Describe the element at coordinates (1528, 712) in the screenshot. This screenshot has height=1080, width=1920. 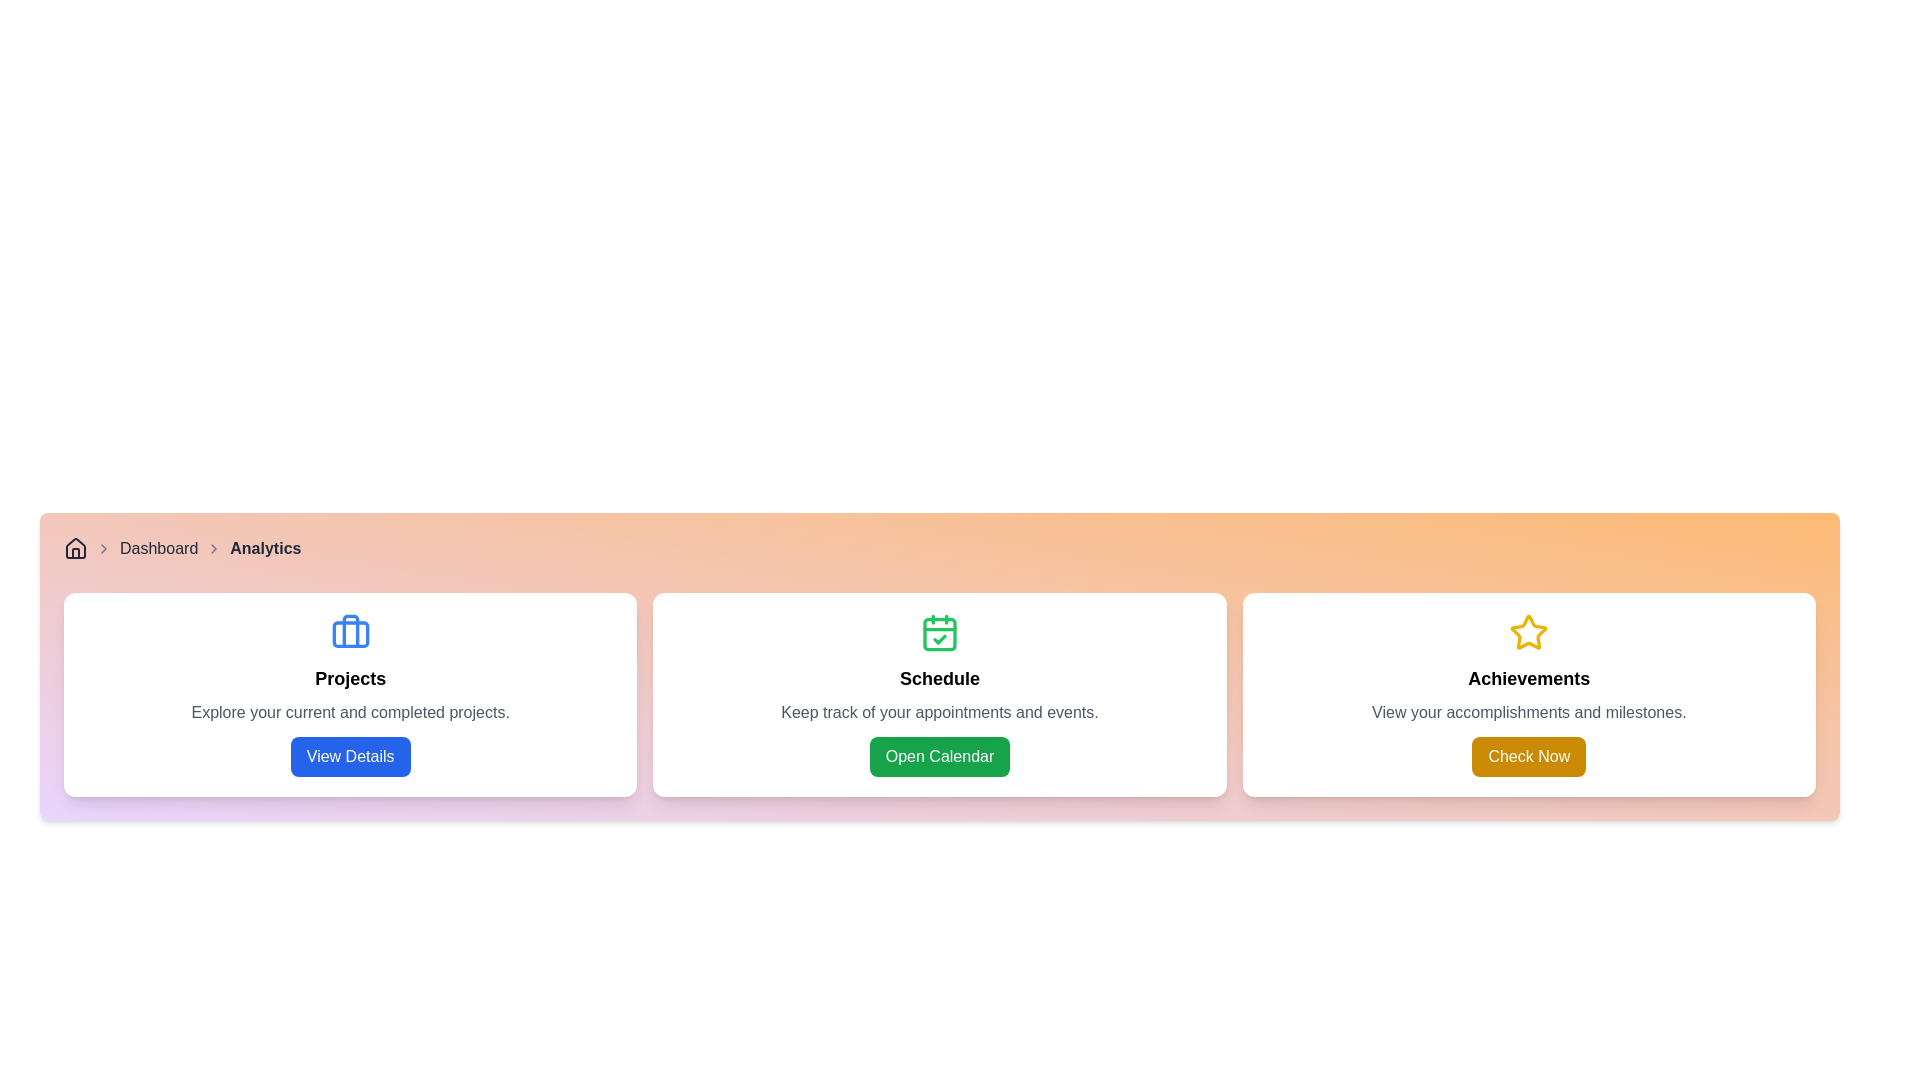
I see `the static text that provides context for the 'Achievements' section, located beneath the 'Achievements' title and above the yellow 'Check Now' button` at that location.